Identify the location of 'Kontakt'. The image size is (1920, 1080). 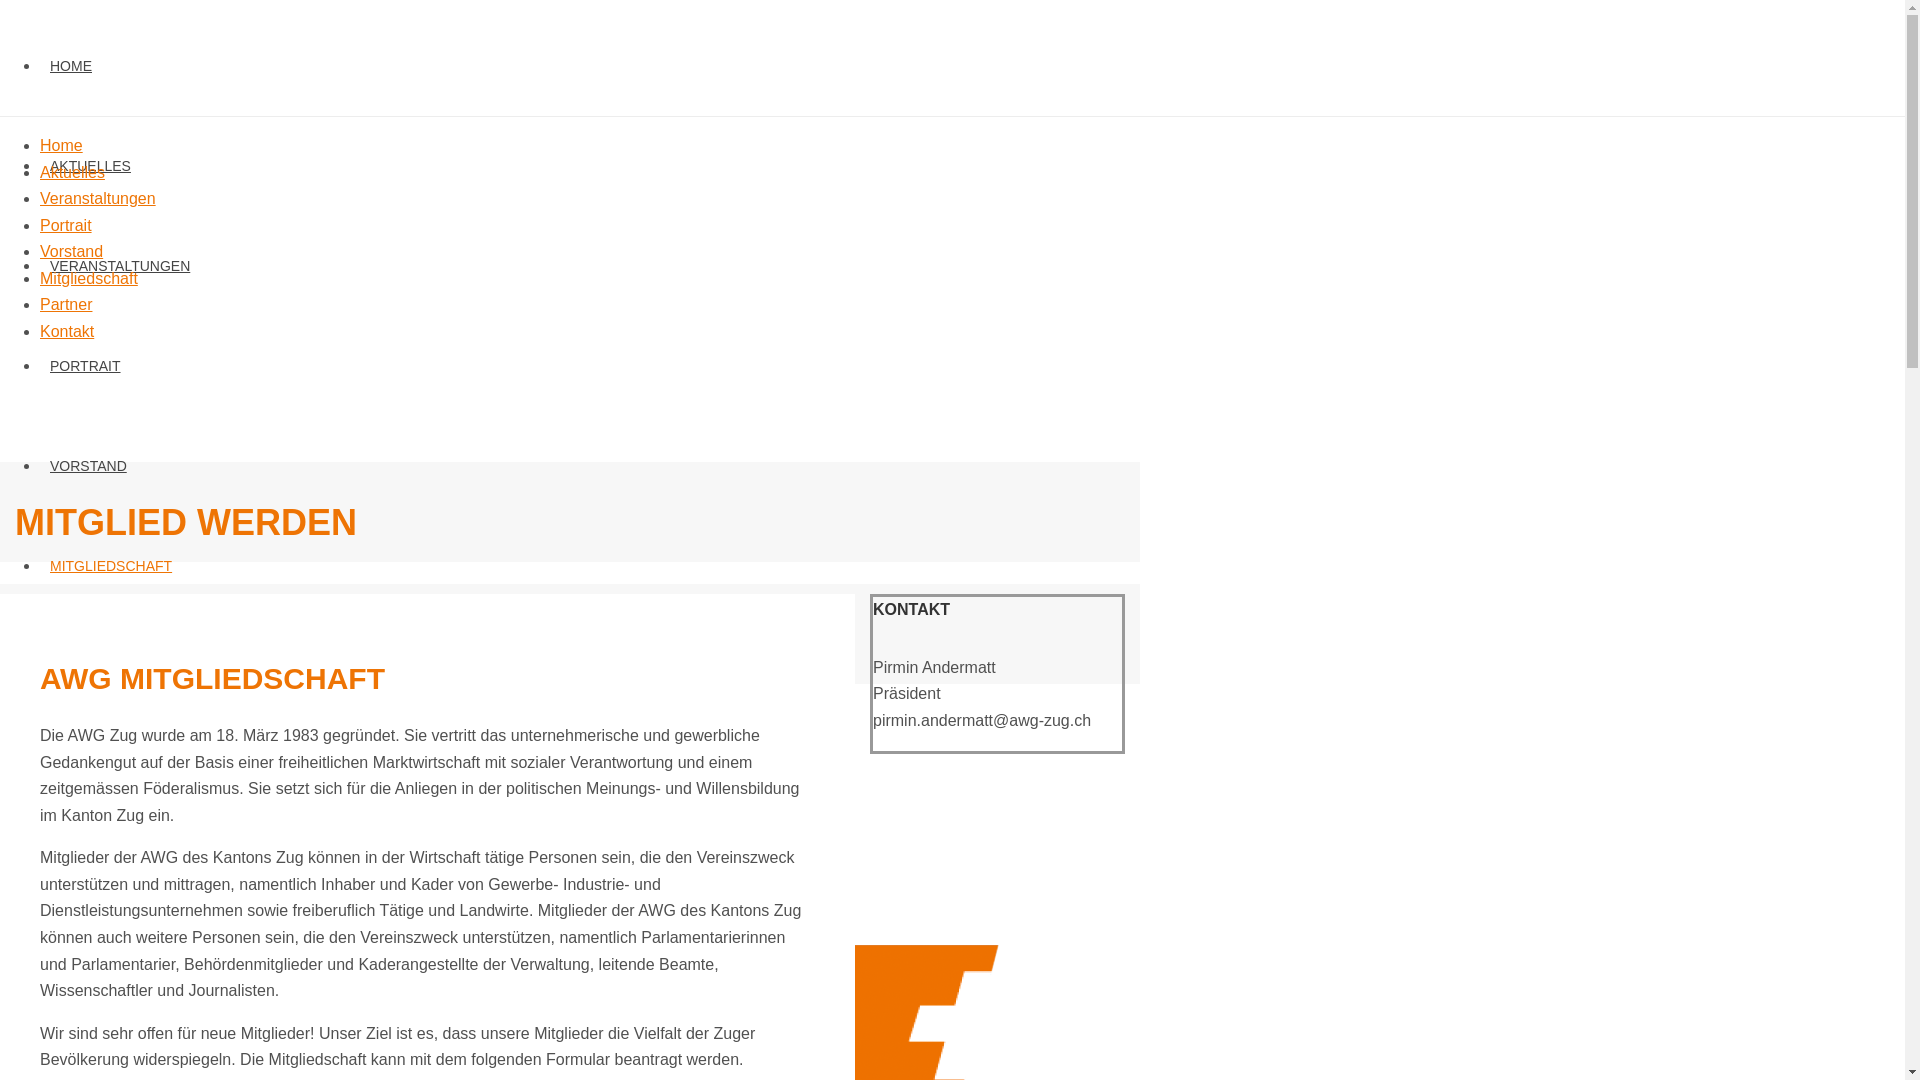
(67, 330).